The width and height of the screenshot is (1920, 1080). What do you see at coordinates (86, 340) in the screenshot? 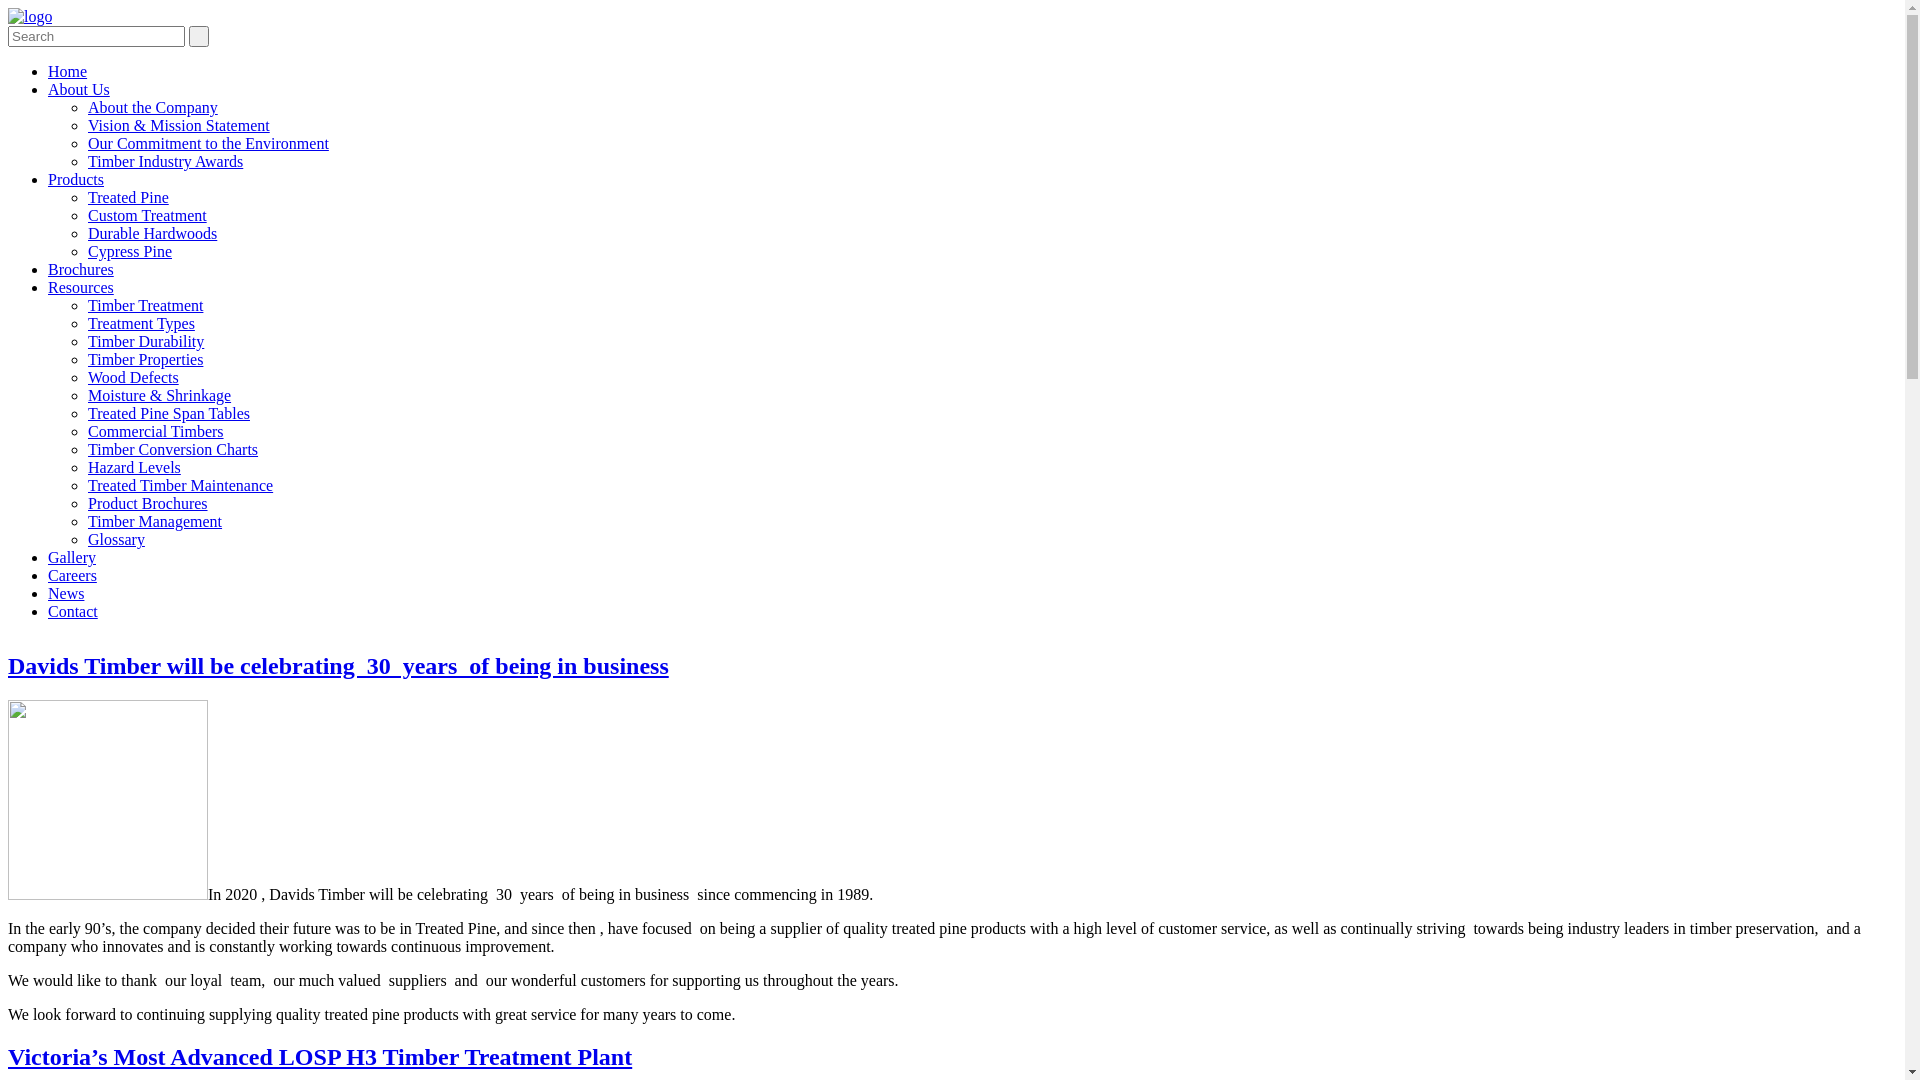
I see `'Timber Durability'` at bounding box center [86, 340].